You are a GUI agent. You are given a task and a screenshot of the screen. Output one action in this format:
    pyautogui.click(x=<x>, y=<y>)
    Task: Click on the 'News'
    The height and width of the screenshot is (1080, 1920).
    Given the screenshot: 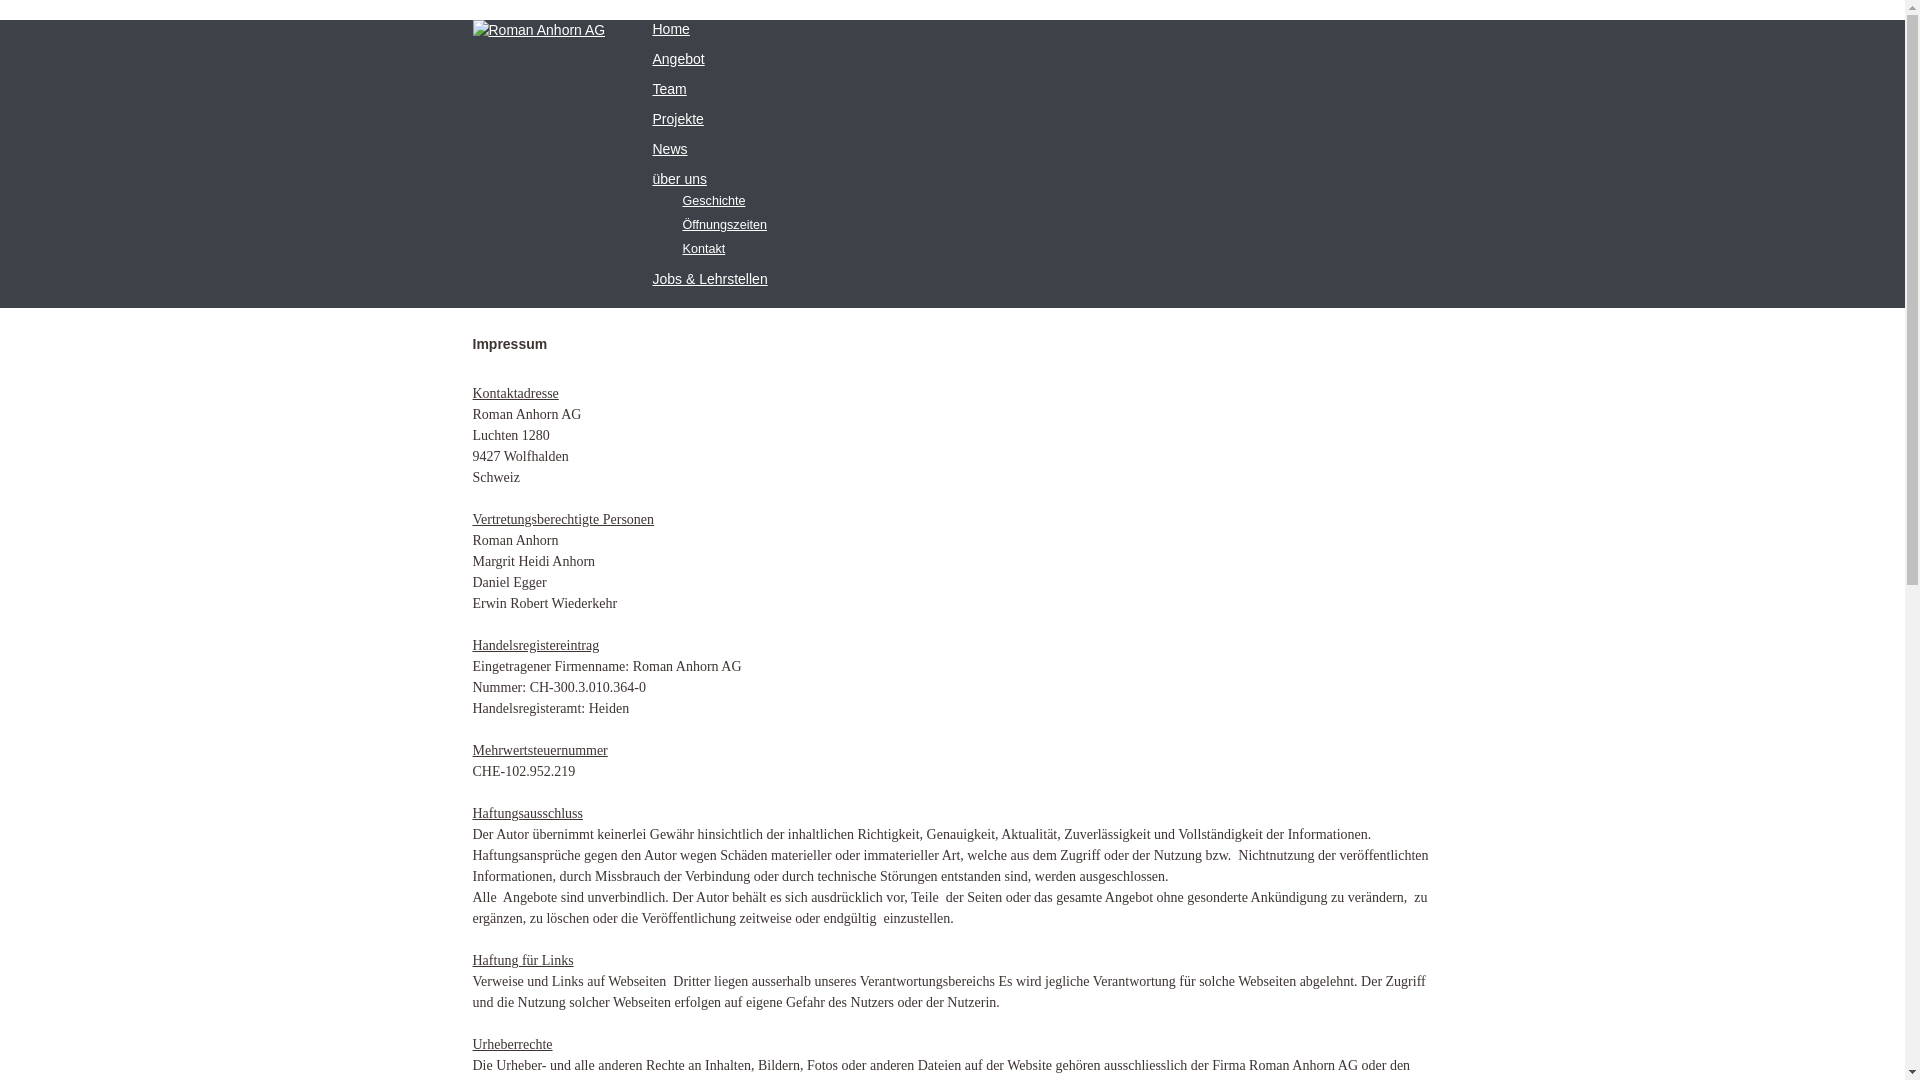 What is the action you would take?
    pyautogui.click(x=669, y=148)
    